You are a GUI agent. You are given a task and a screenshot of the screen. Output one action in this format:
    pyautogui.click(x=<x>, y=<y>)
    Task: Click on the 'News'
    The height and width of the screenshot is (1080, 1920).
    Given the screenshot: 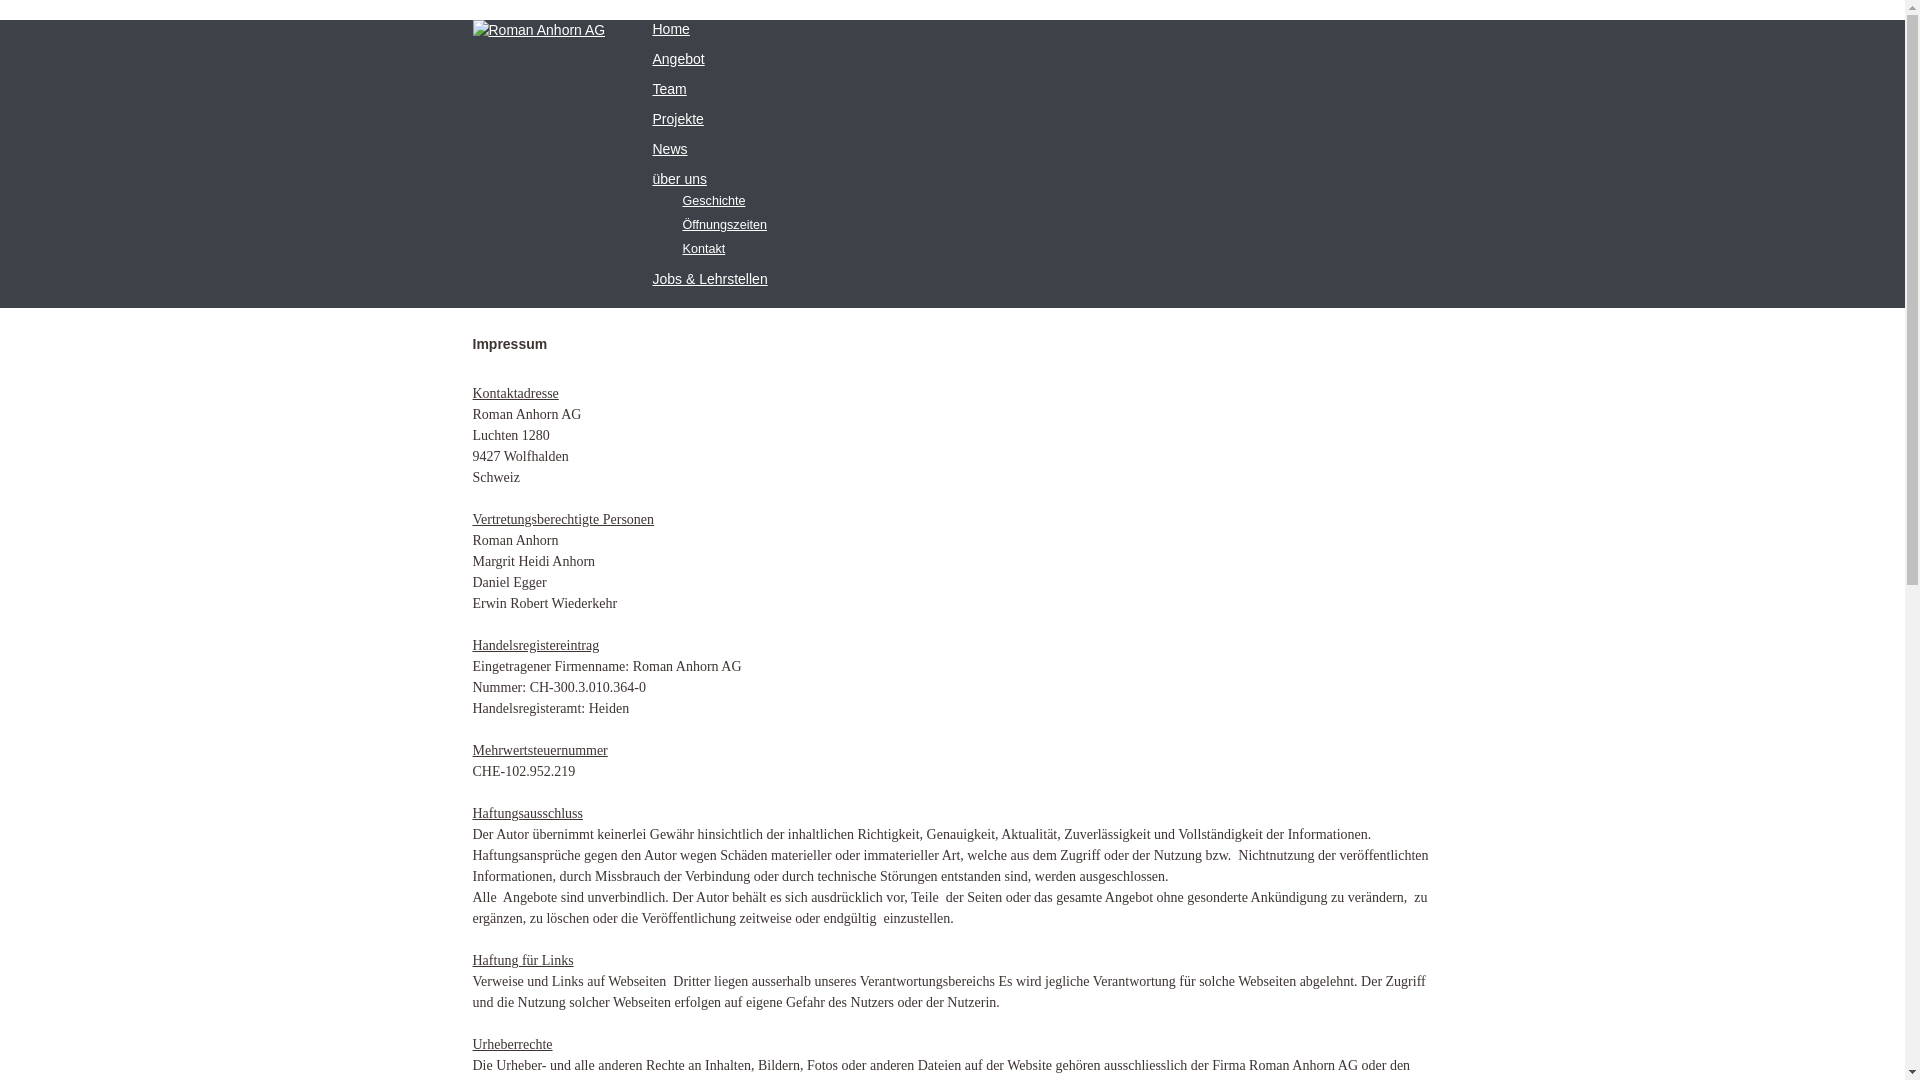 What is the action you would take?
    pyautogui.click(x=669, y=148)
    